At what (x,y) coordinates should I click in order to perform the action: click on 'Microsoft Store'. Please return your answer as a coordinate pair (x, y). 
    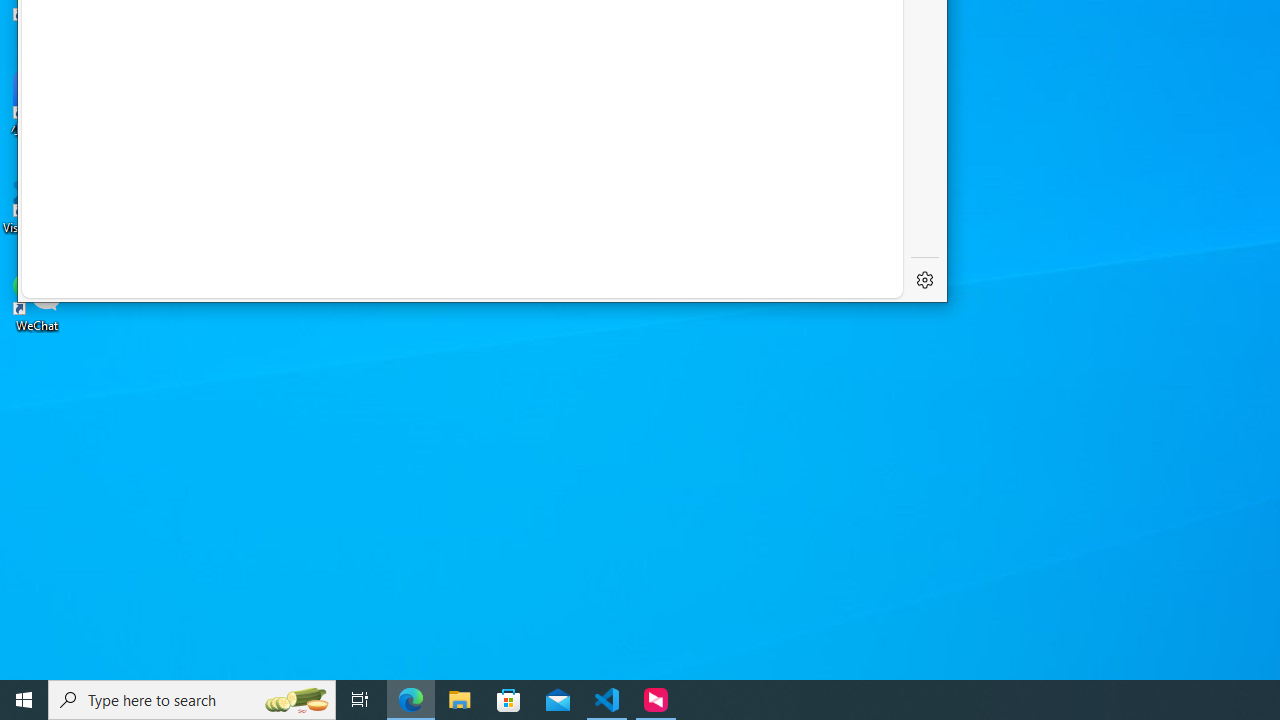
    Looking at the image, I should click on (509, 698).